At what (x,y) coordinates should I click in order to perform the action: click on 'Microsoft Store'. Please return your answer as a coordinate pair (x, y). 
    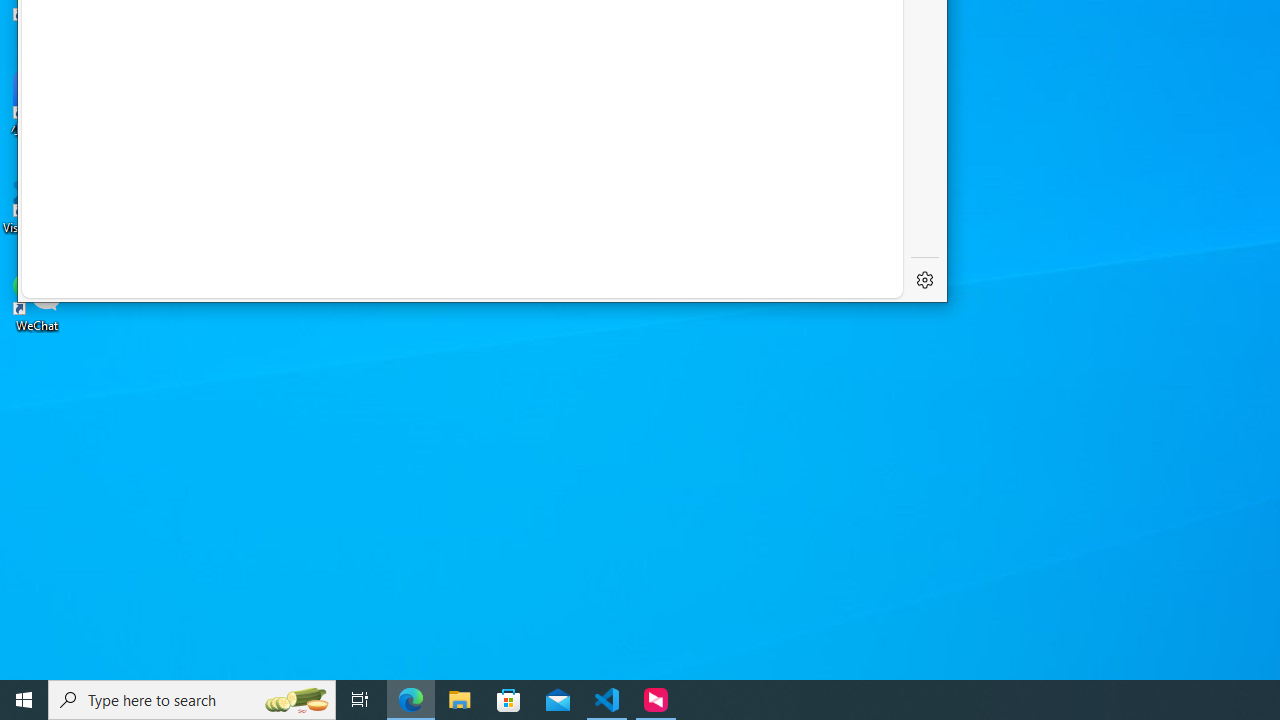
    Looking at the image, I should click on (509, 698).